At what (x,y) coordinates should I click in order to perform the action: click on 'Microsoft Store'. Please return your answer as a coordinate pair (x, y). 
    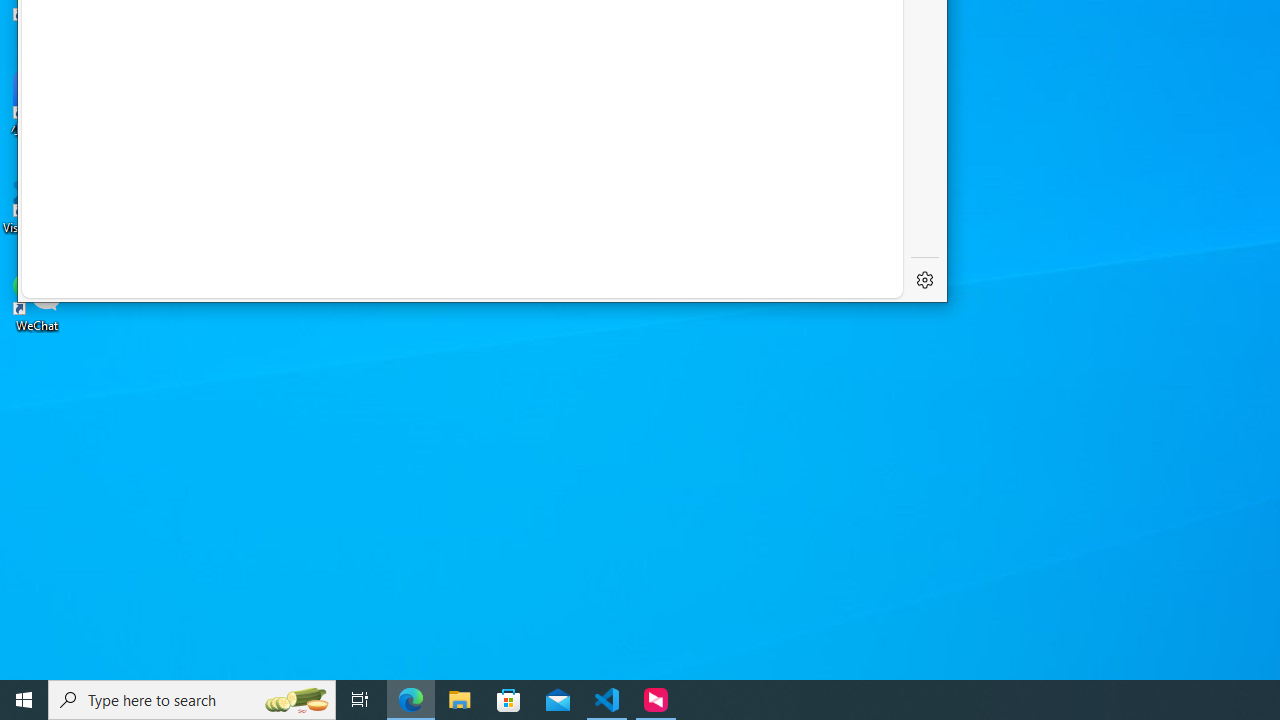
    Looking at the image, I should click on (509, 698).